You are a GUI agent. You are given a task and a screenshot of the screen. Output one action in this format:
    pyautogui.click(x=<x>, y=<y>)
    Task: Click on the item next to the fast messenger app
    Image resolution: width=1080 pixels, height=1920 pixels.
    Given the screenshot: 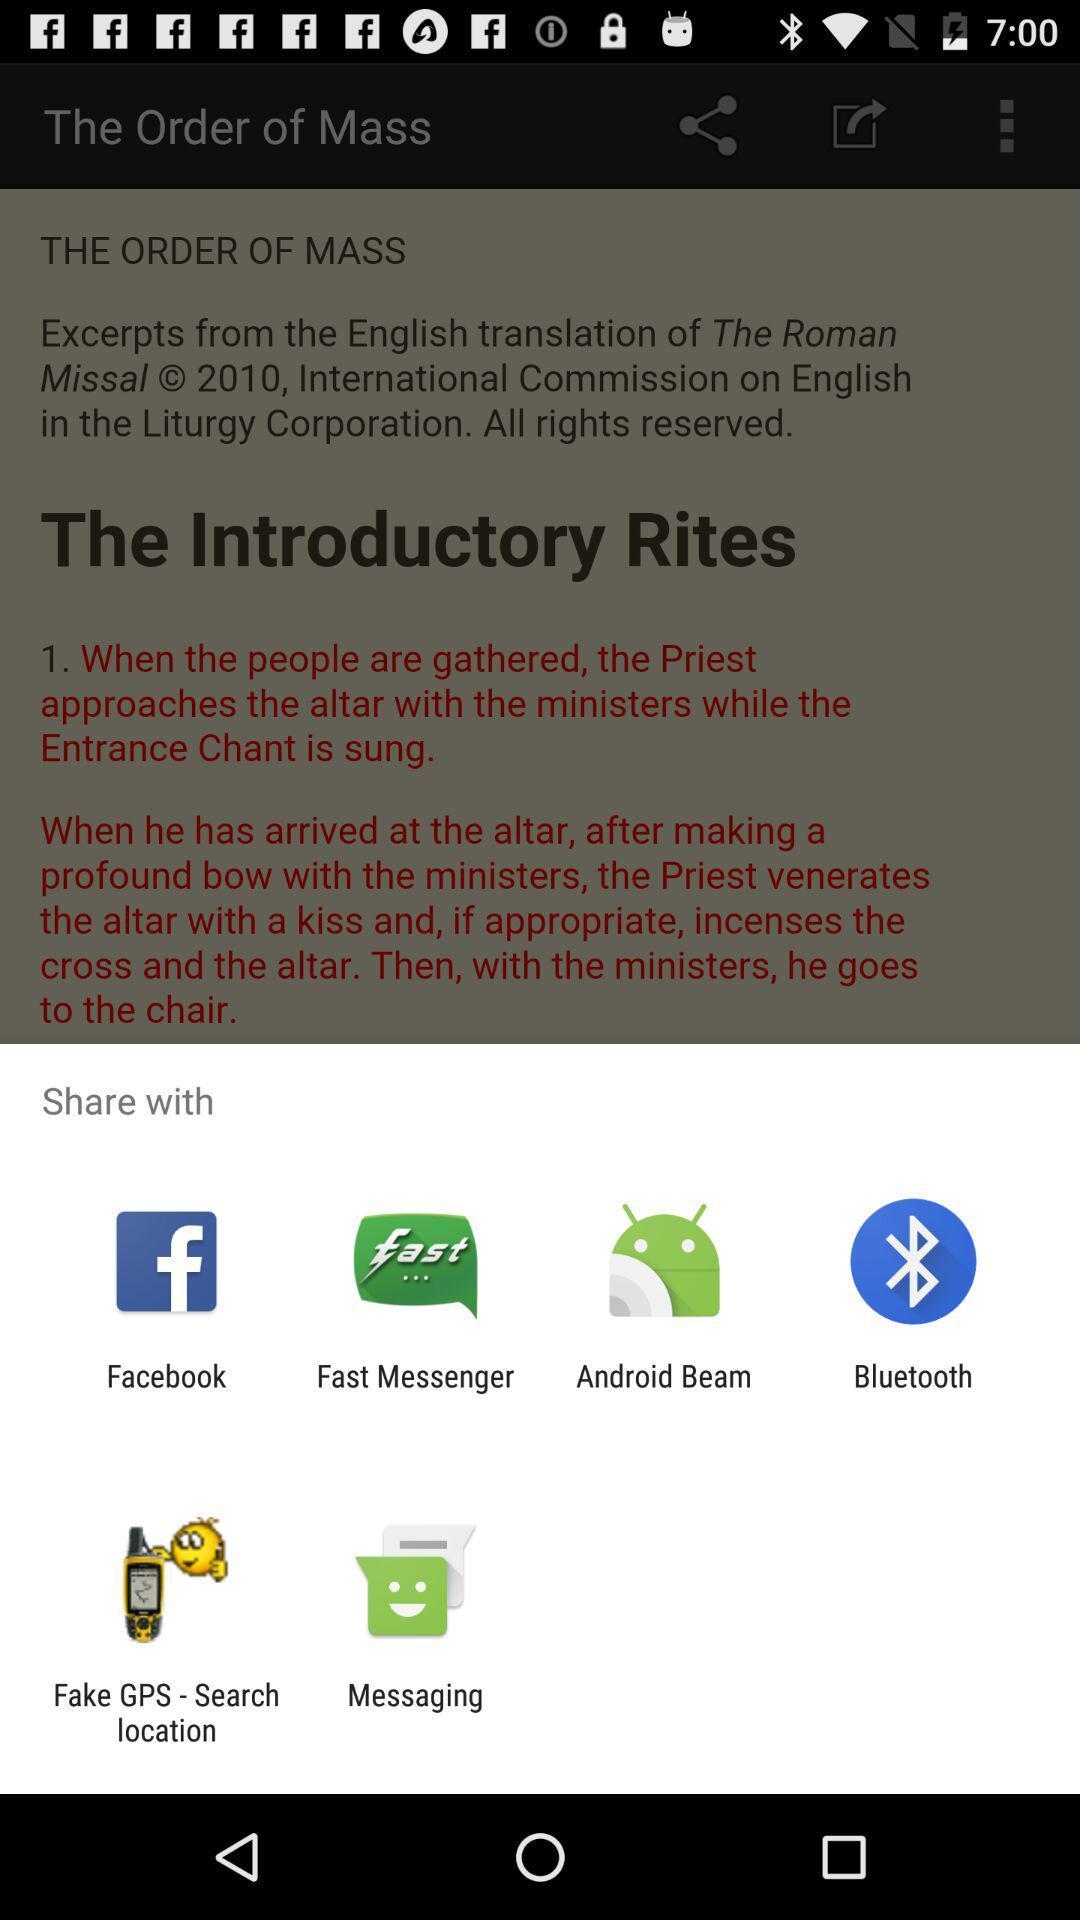 What is the action you would take?
    pyautogui.click(x=165, y=1392)
    